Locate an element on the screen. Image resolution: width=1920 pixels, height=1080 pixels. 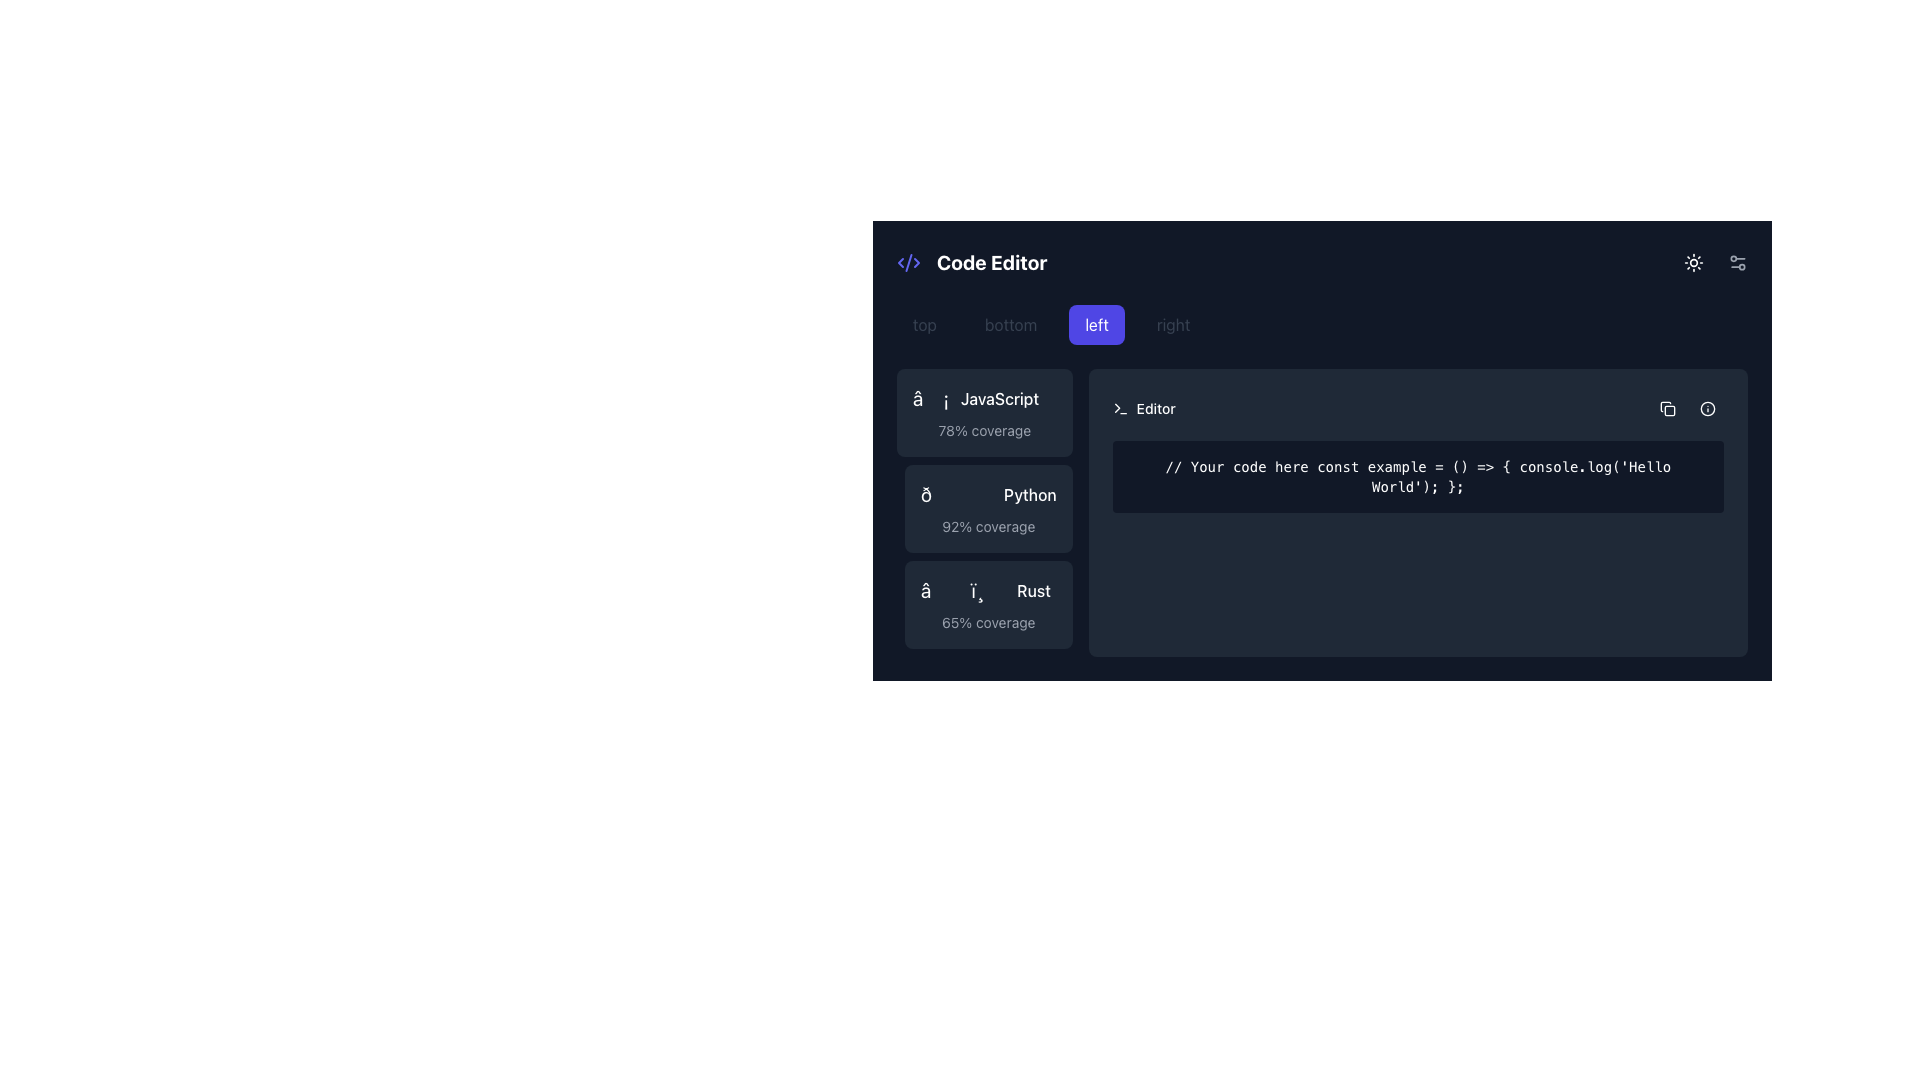
the 'Python' label located in the left panel of the 'Code Editor' interface, which is styled with a medium font weight and is positioned adjacent to a snake emoji icon is located at coordinates (1030, 494).